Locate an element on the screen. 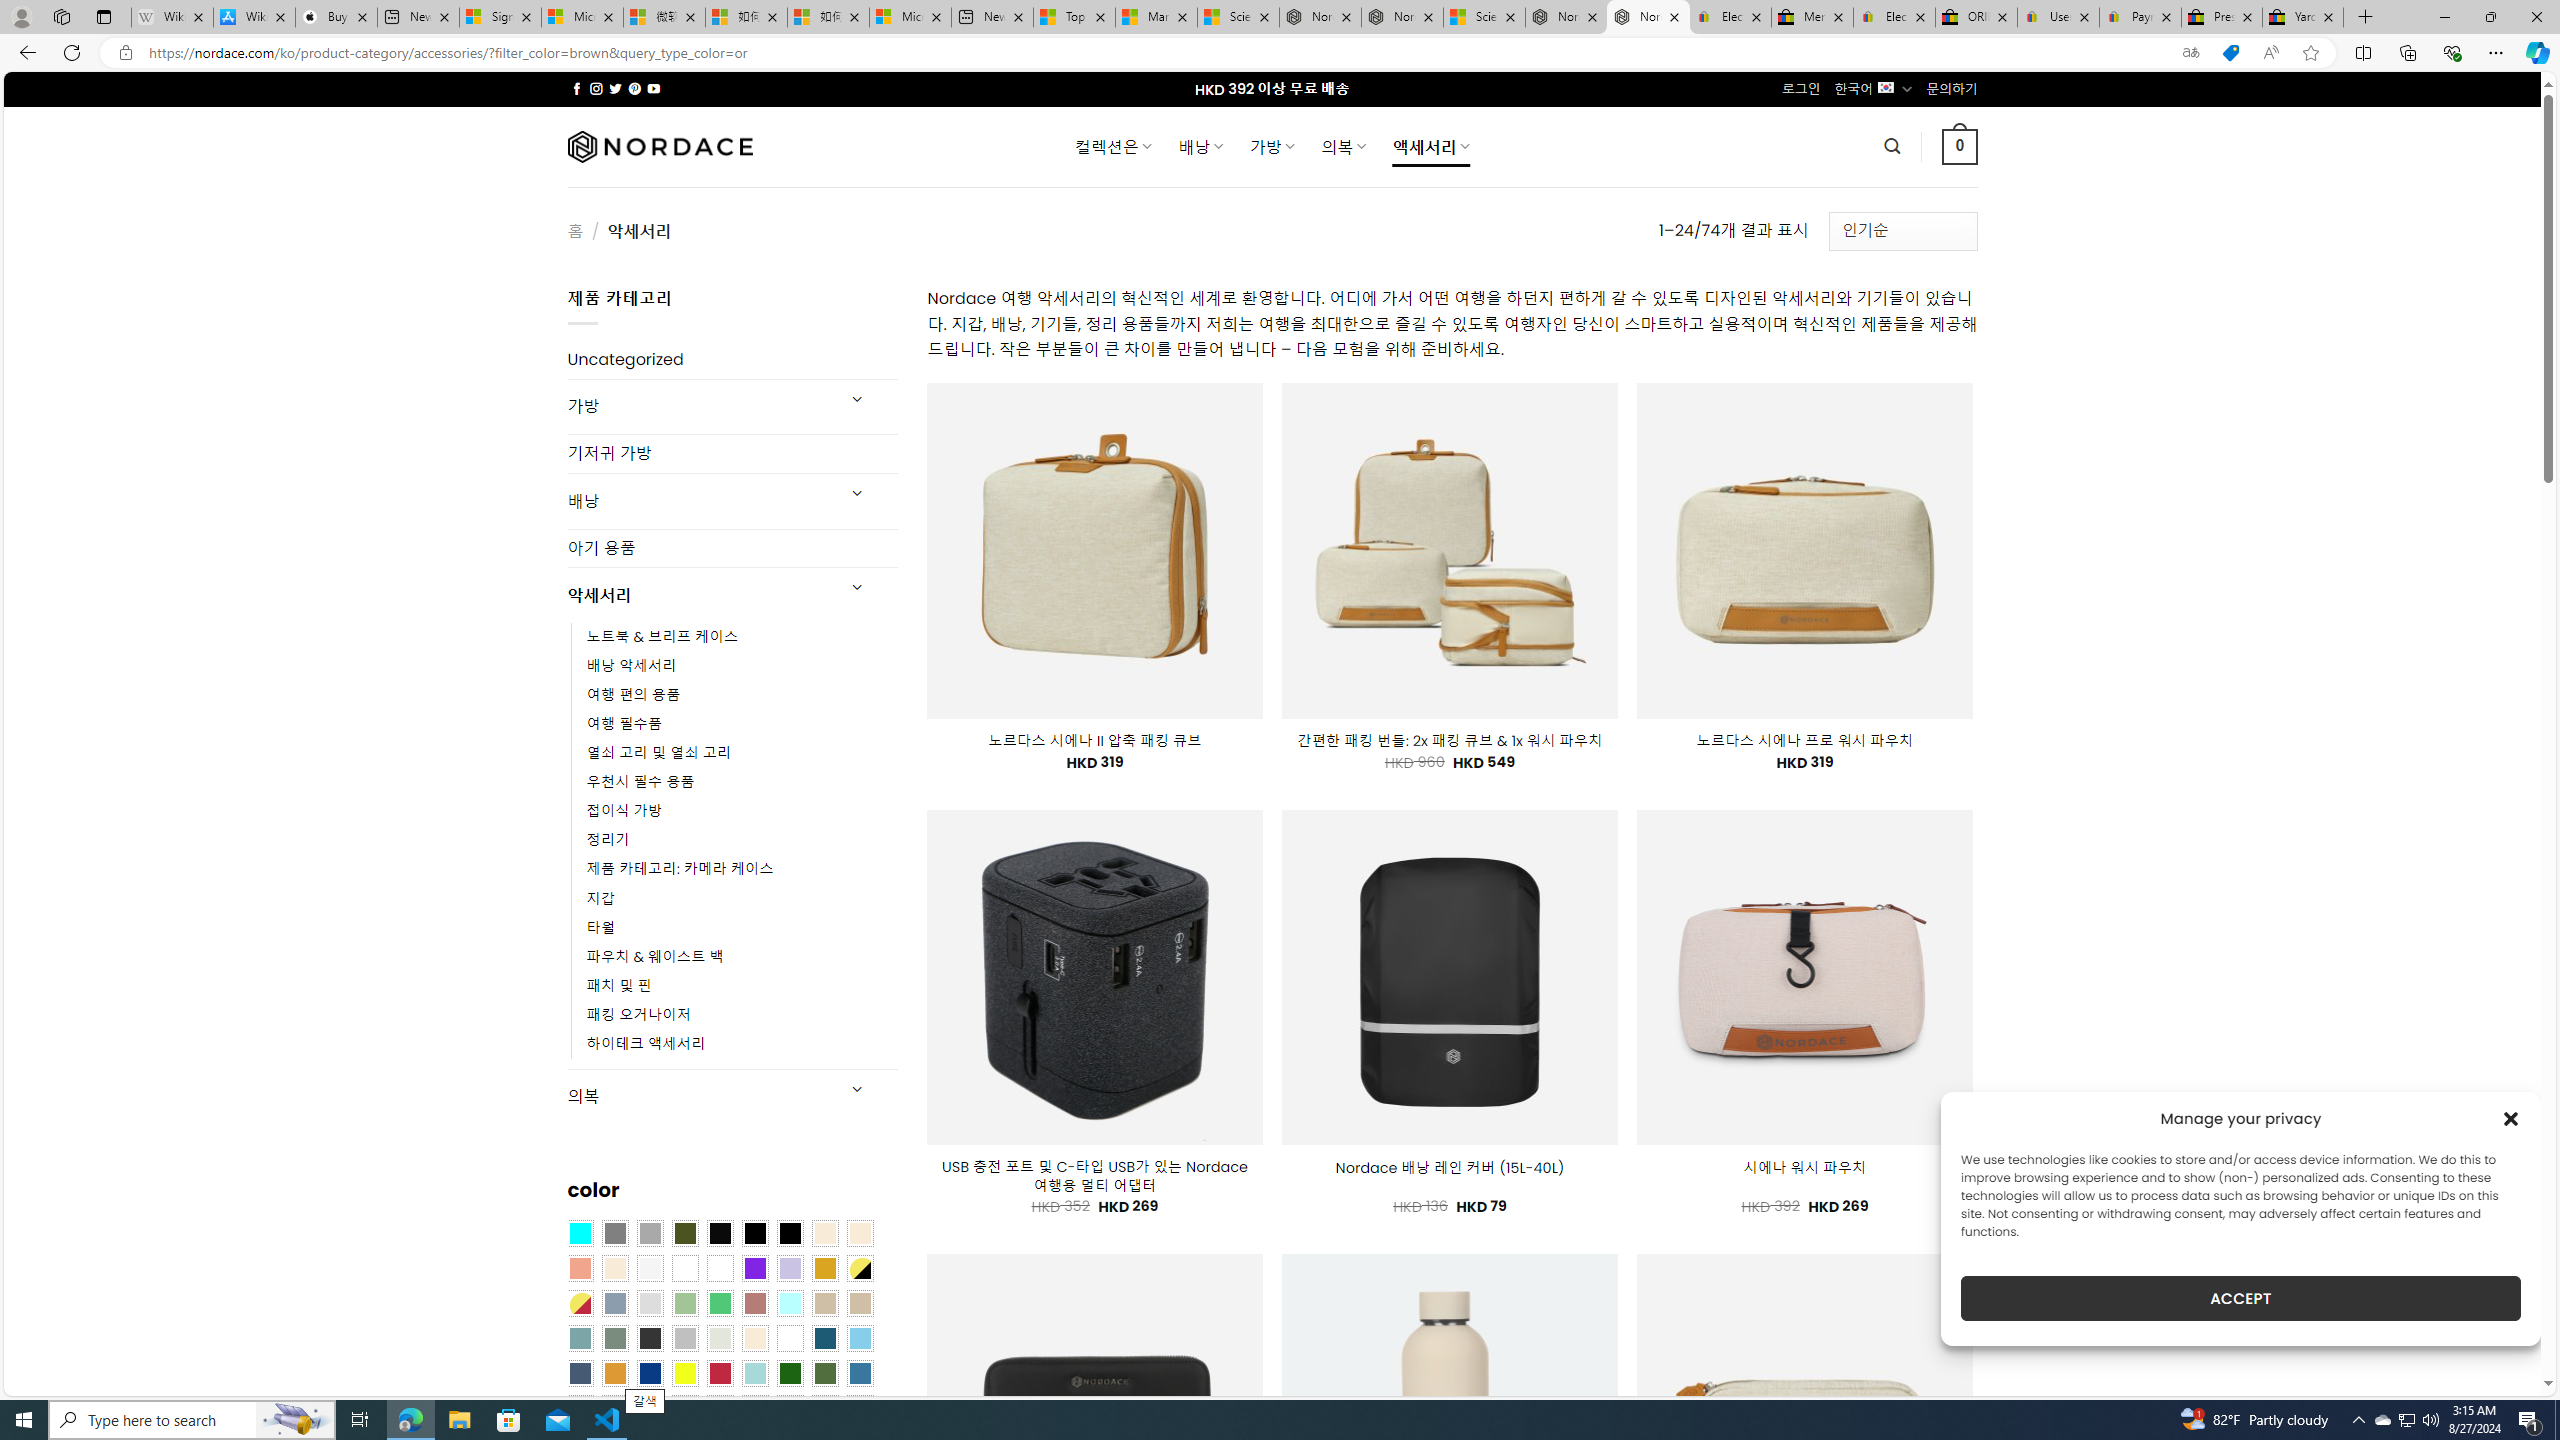  'Yard, Garden & Outdoor Living' is located at coordinates (2302, 16).